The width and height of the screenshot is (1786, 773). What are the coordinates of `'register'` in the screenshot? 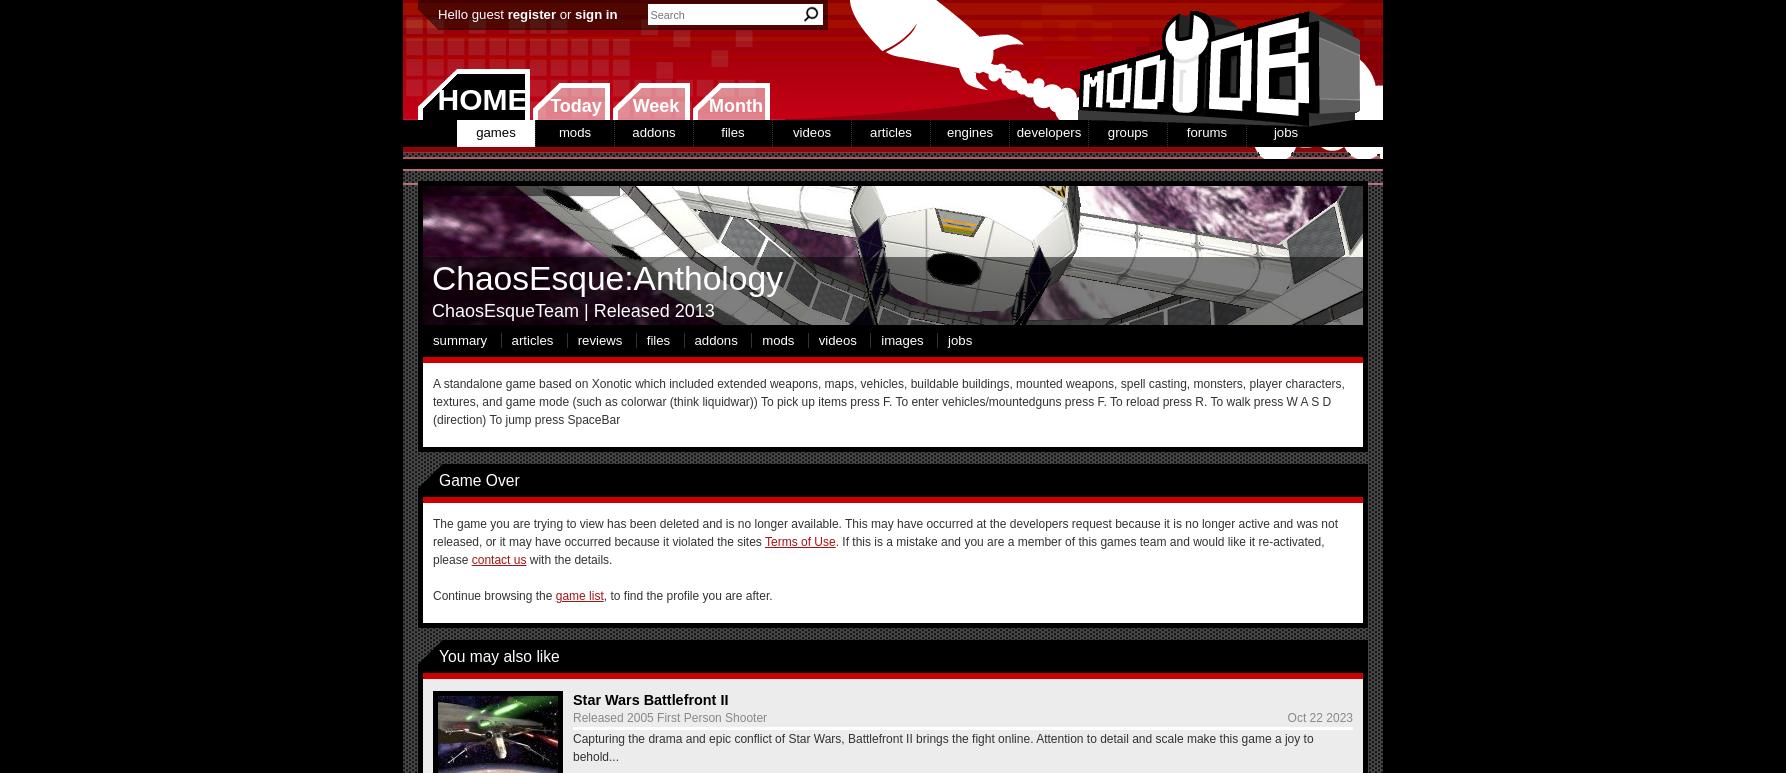 It's located at (530, 14).